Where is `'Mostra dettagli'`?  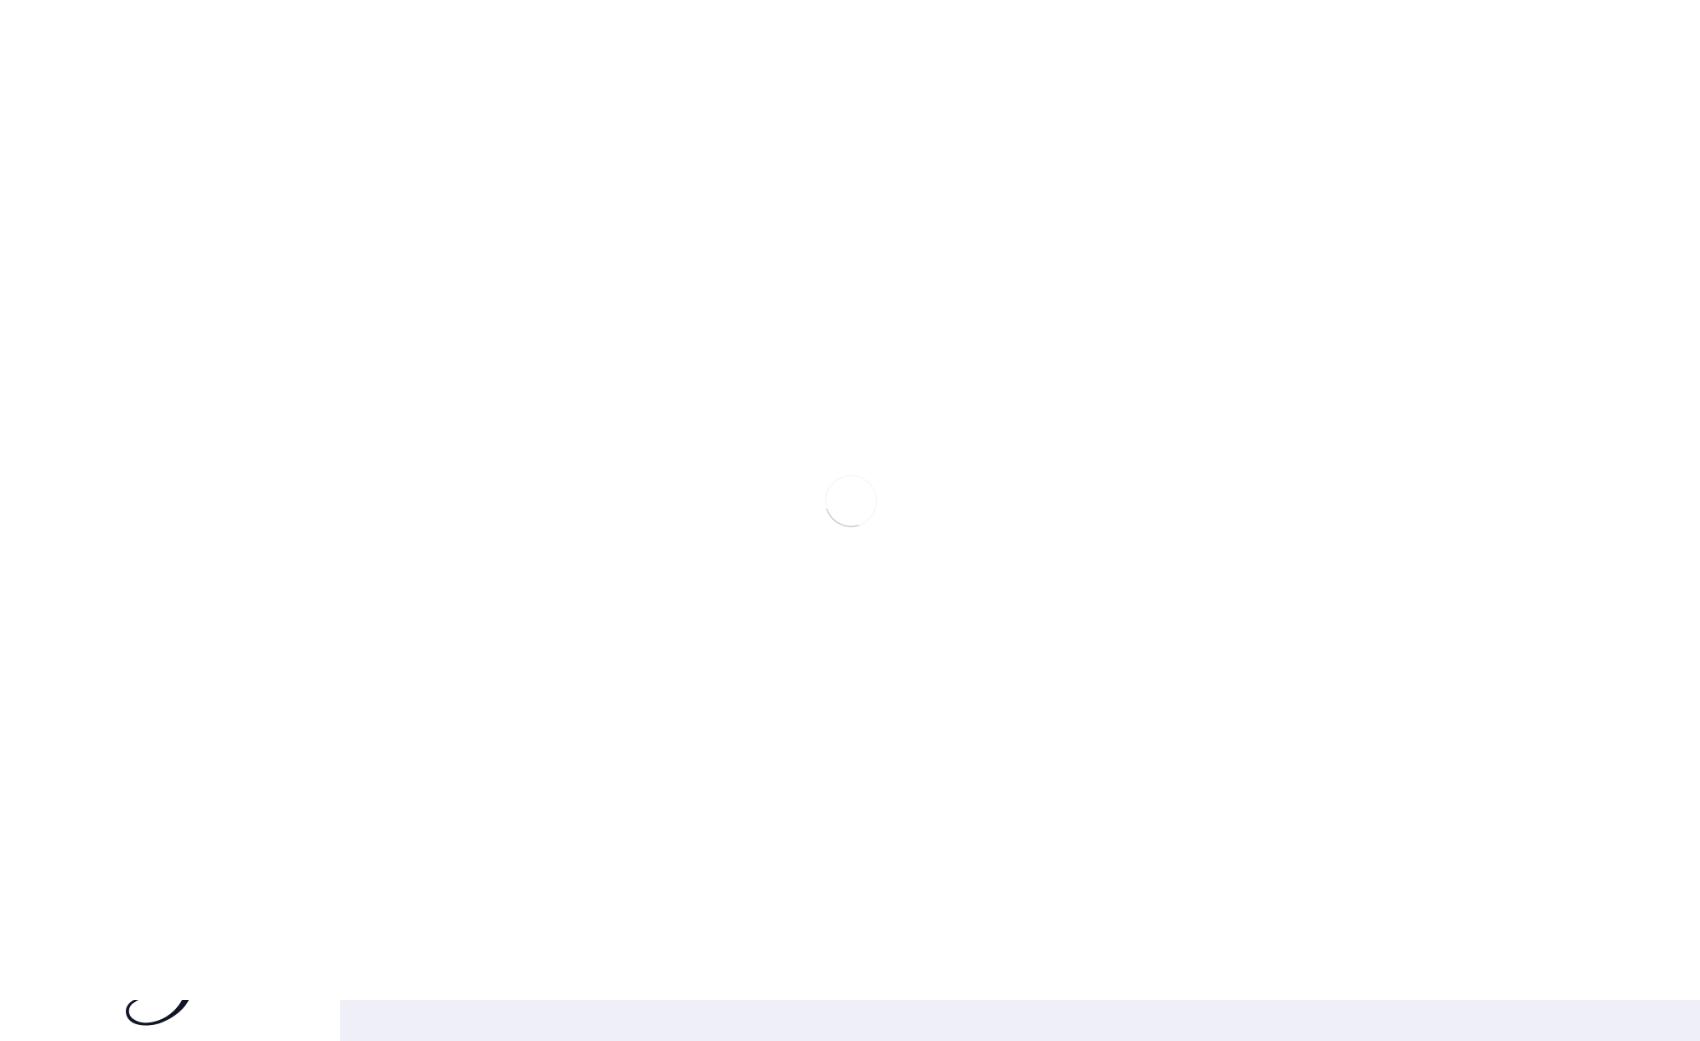 'Mostra dettagli' is located at coordinates (1541, 944).